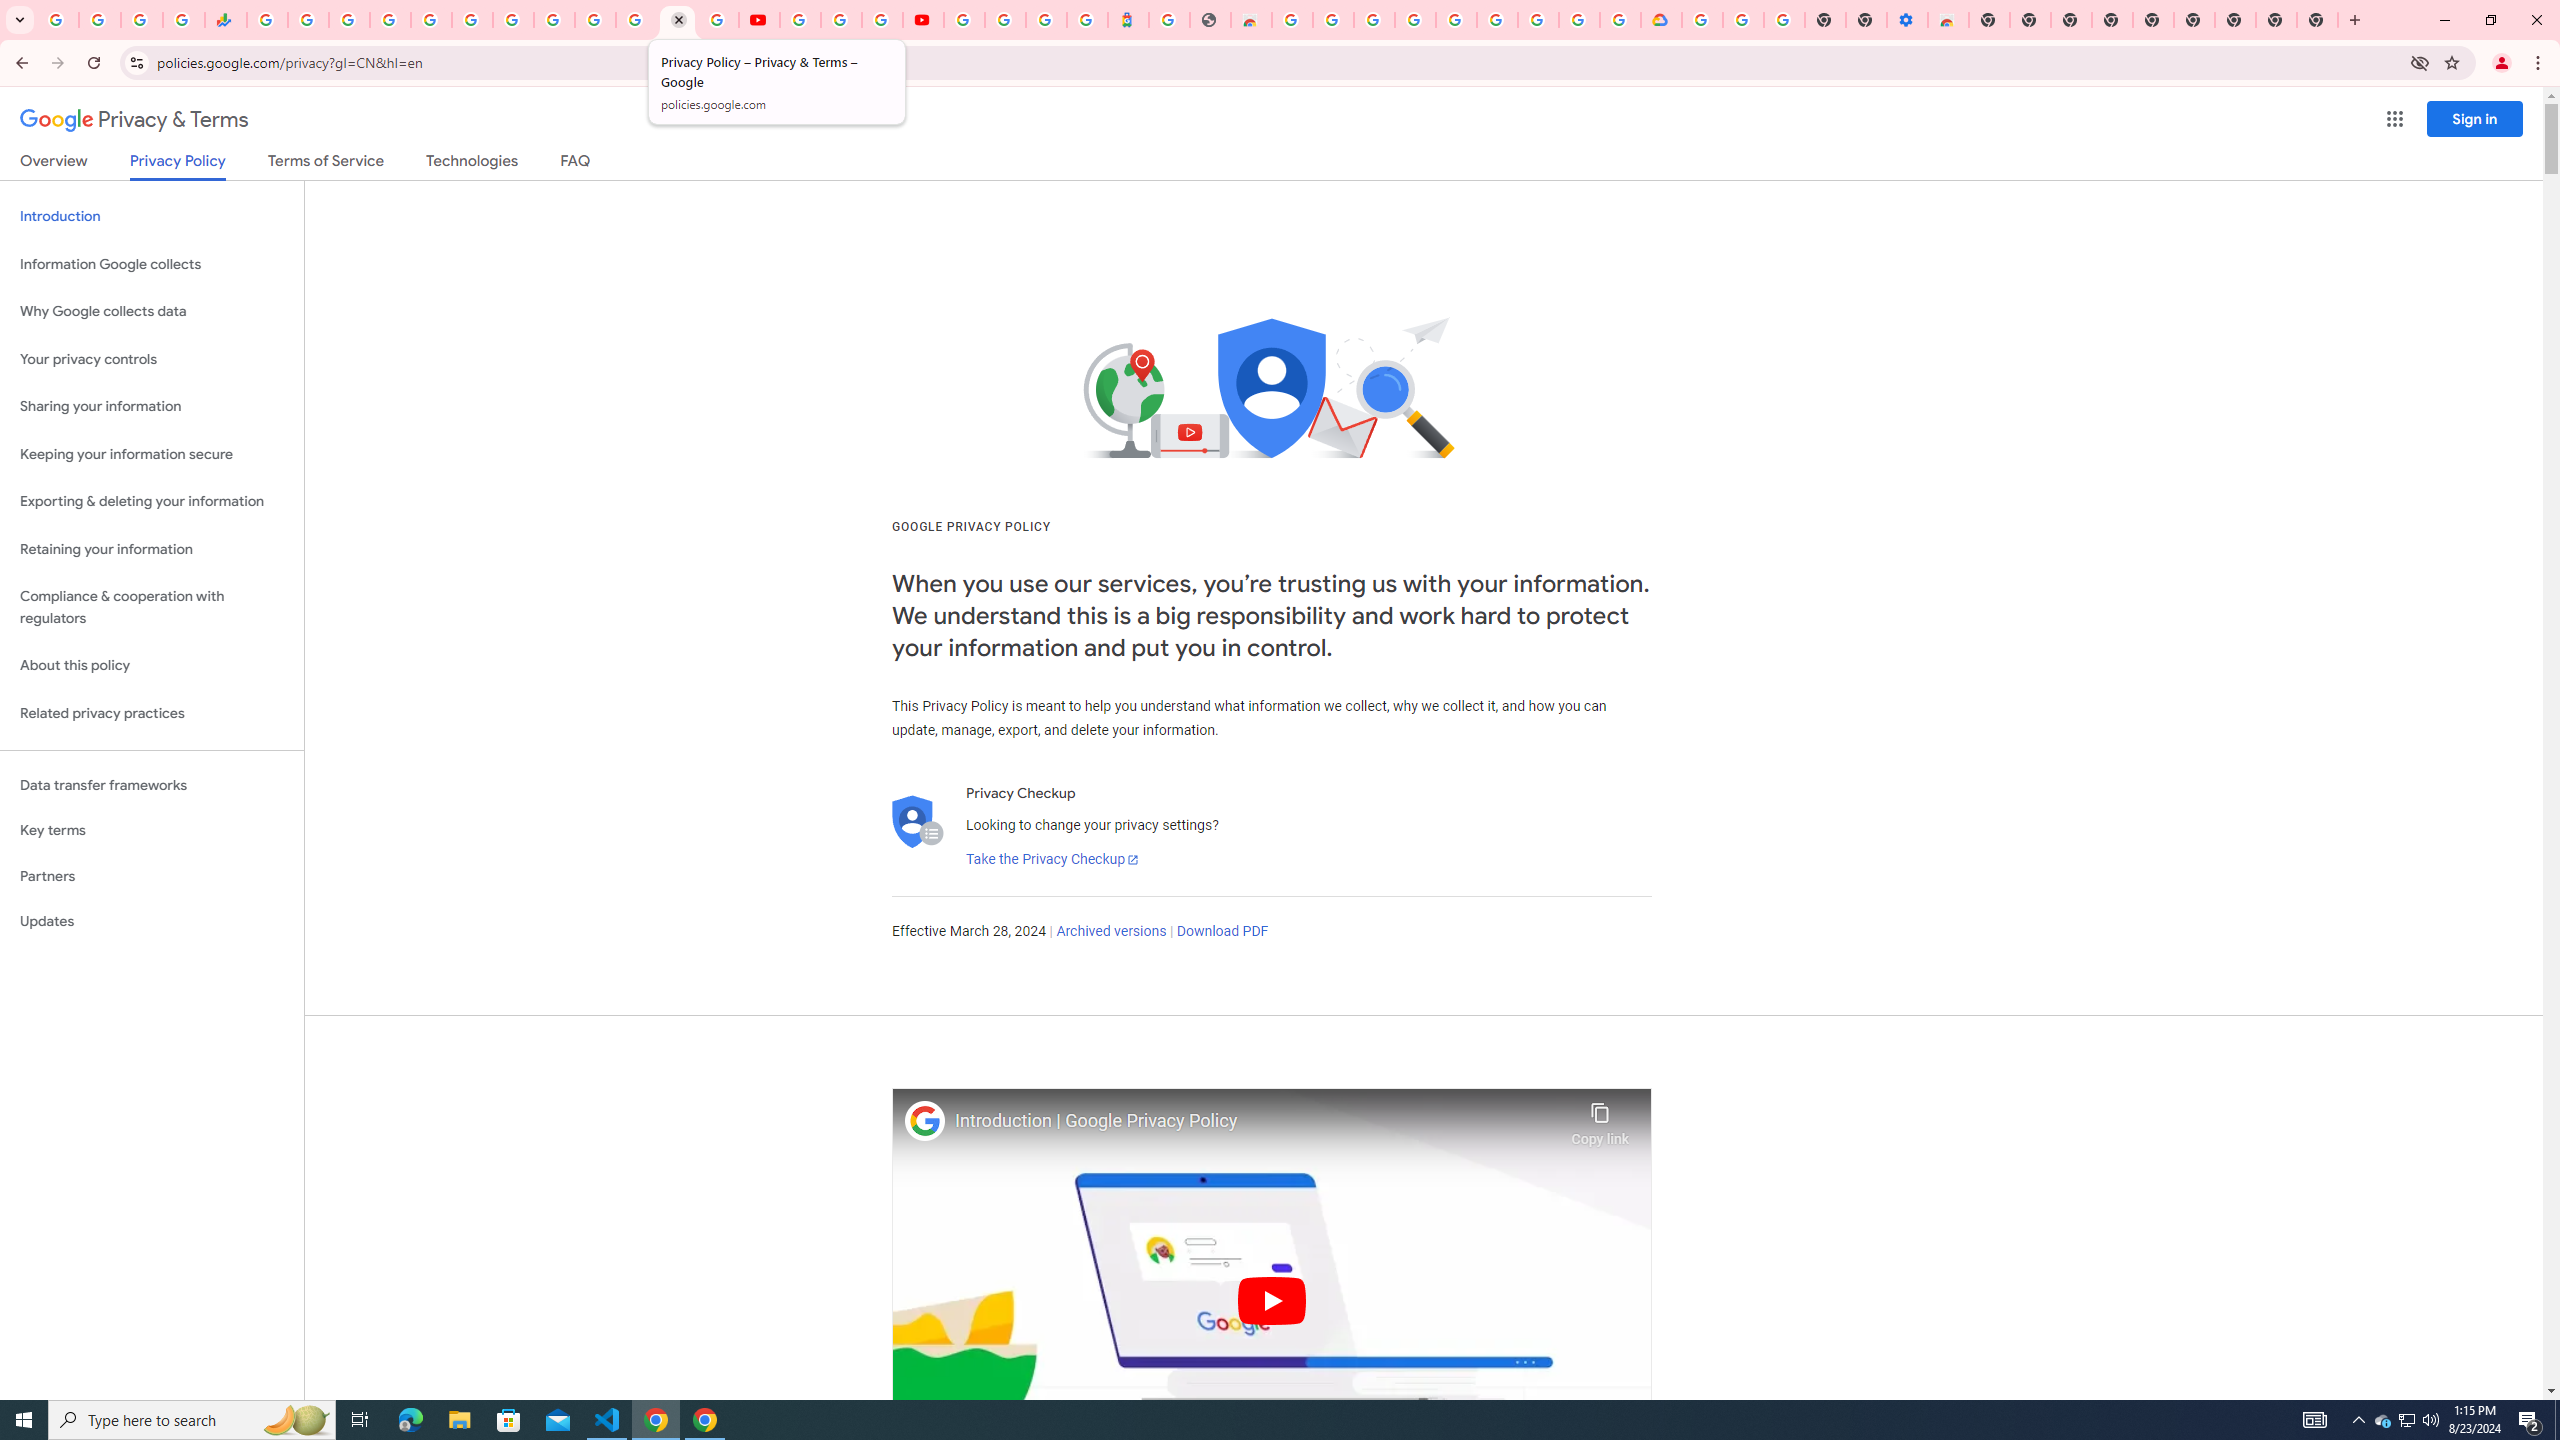 The image size is (2560, 1440). I want to click on 'Sharing your information', so click(151, 405).